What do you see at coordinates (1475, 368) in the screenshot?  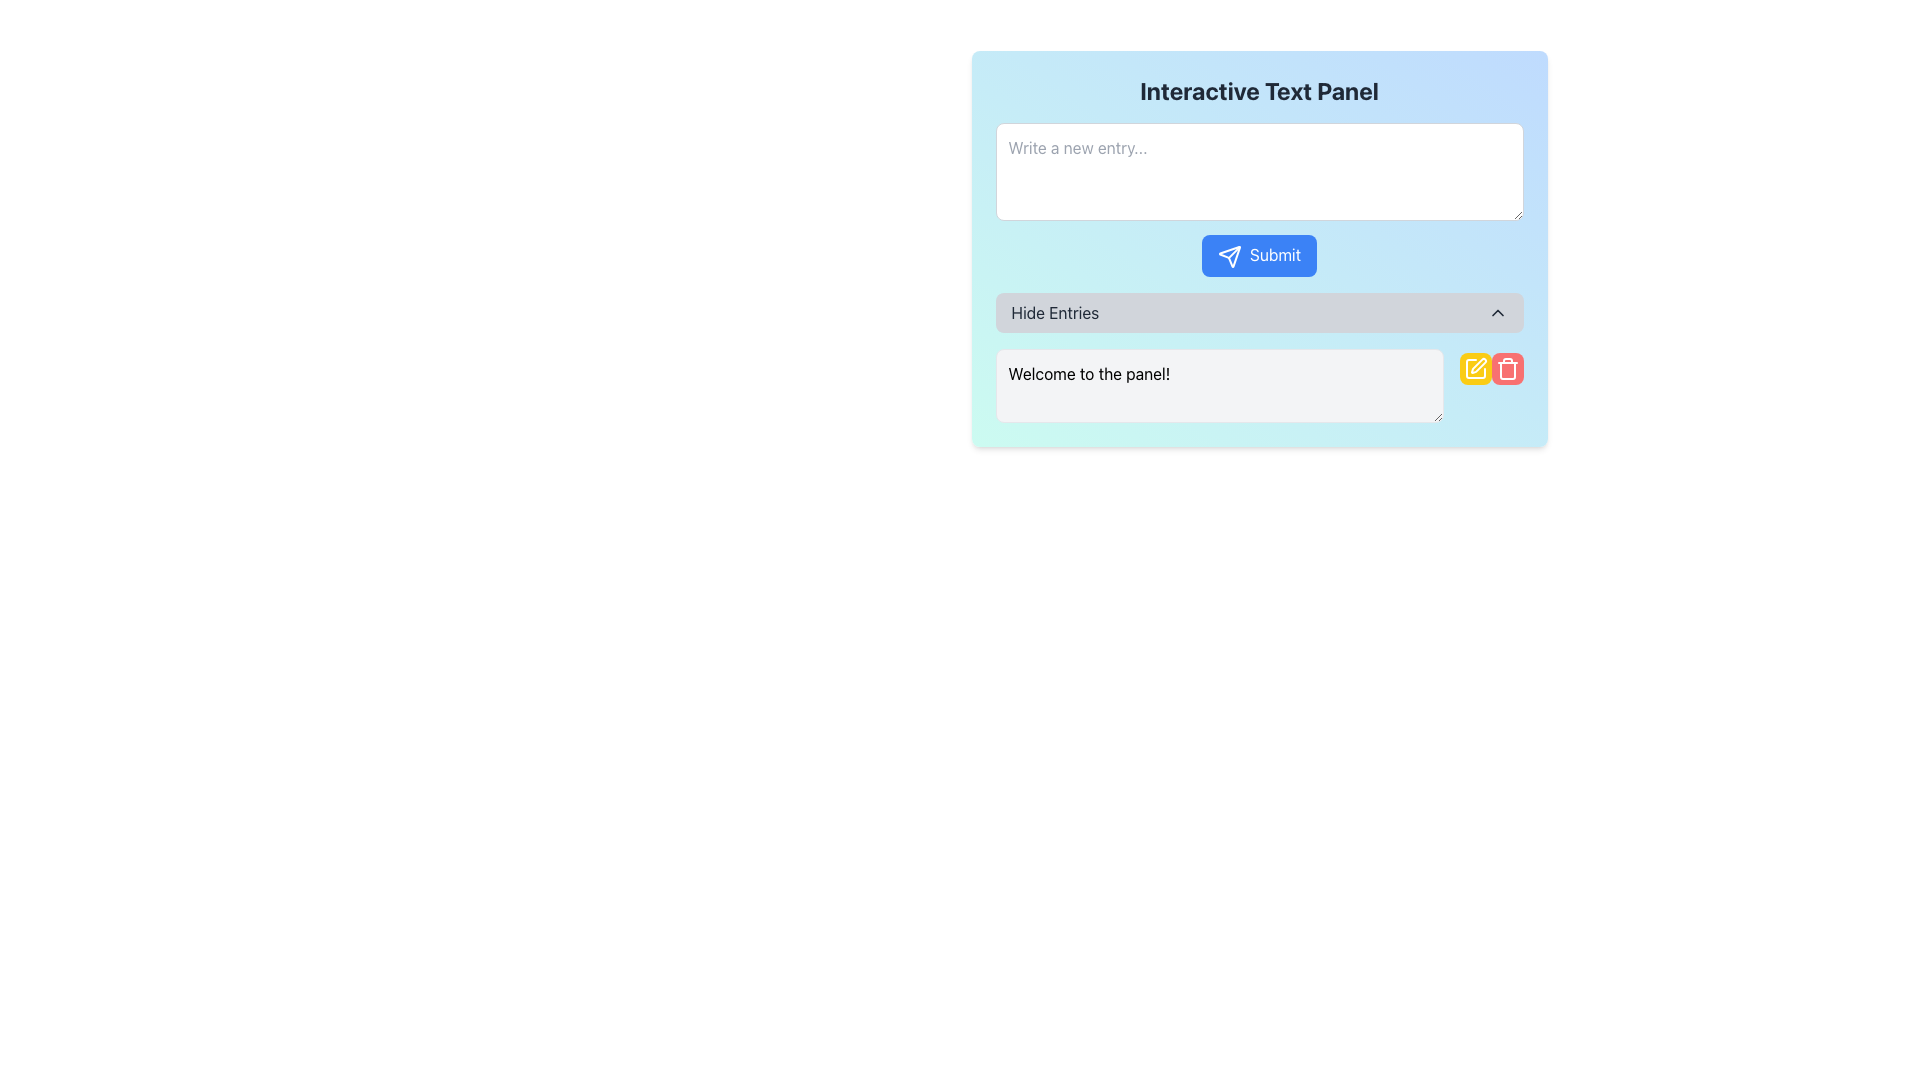 I see `the edit icon button located at the bottom right of the entry section, next to the red delete button, to modify the associated entry` at bounding box center [1475, 368].